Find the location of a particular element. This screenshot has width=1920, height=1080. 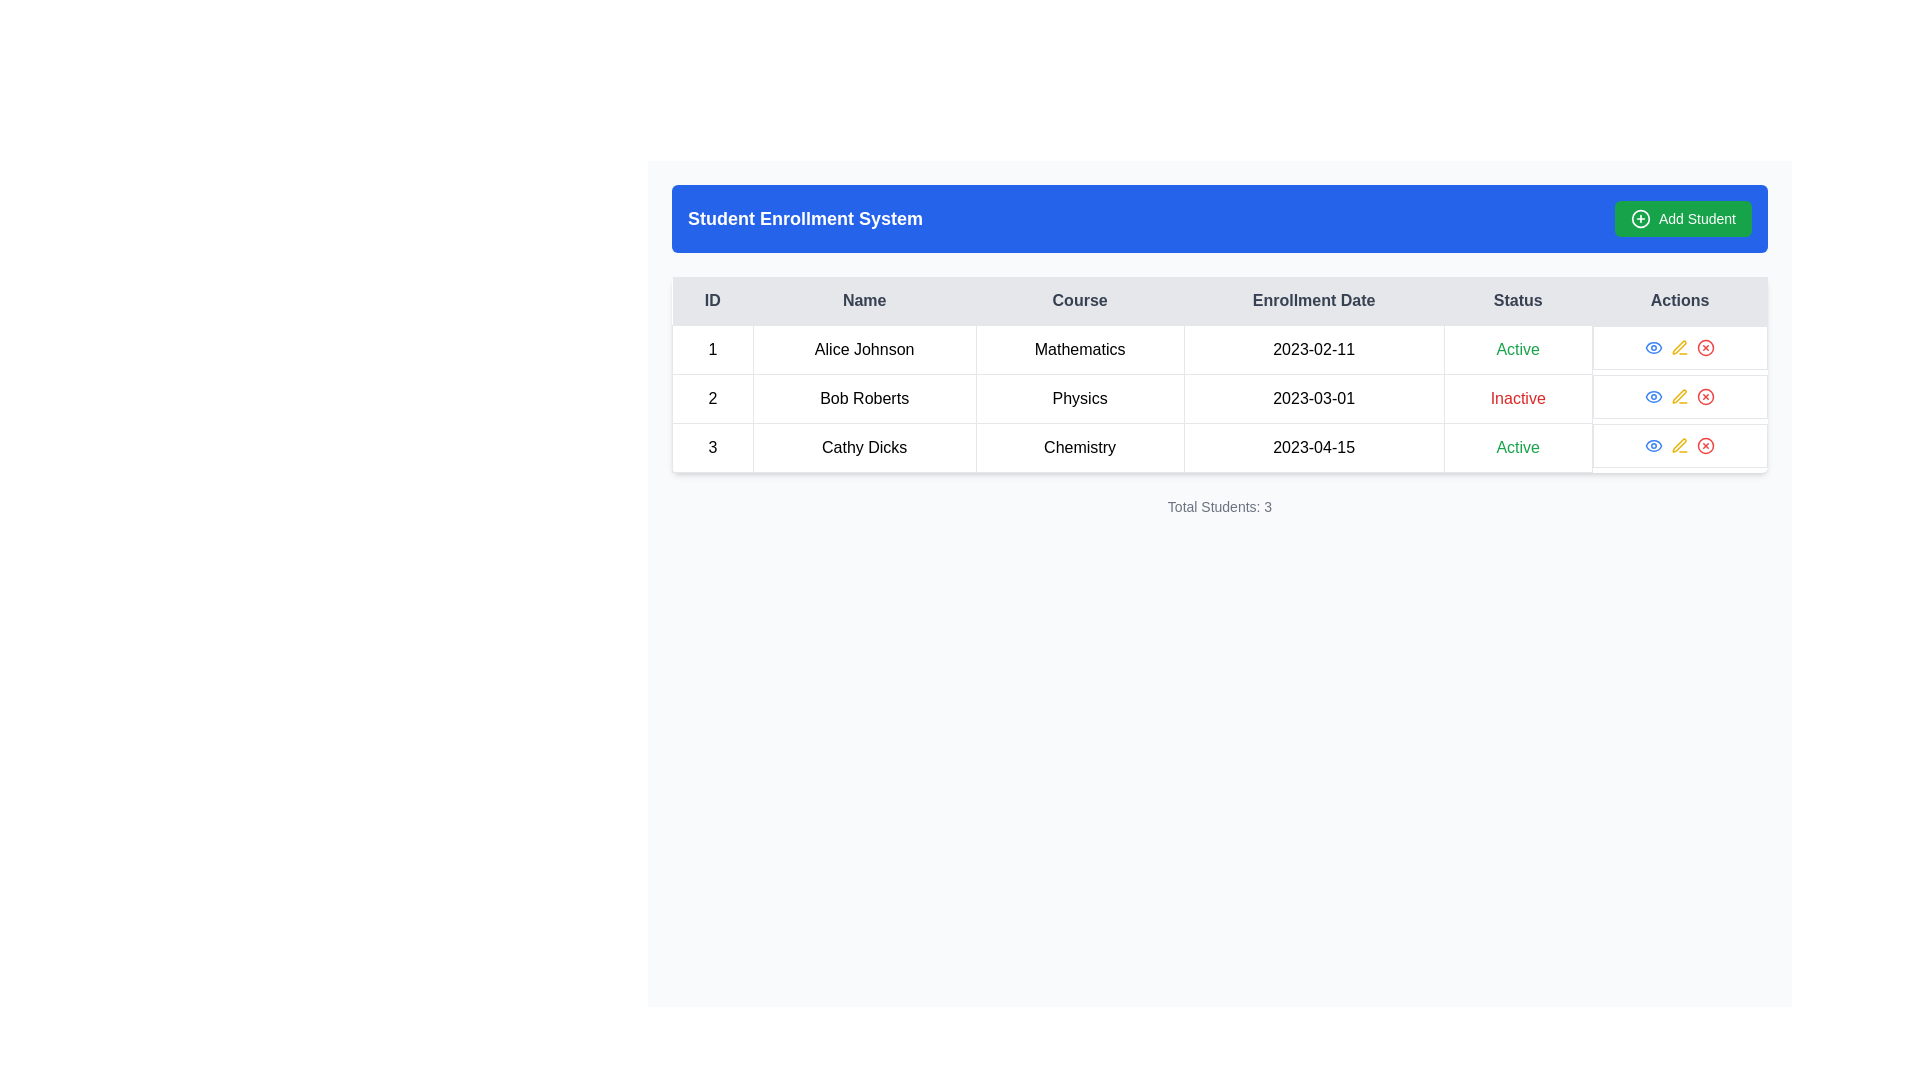

the table cell displaying the name 'Cathy Dicks' in the third row, second column labeled 'Name' is located at coordinates (864, 446).